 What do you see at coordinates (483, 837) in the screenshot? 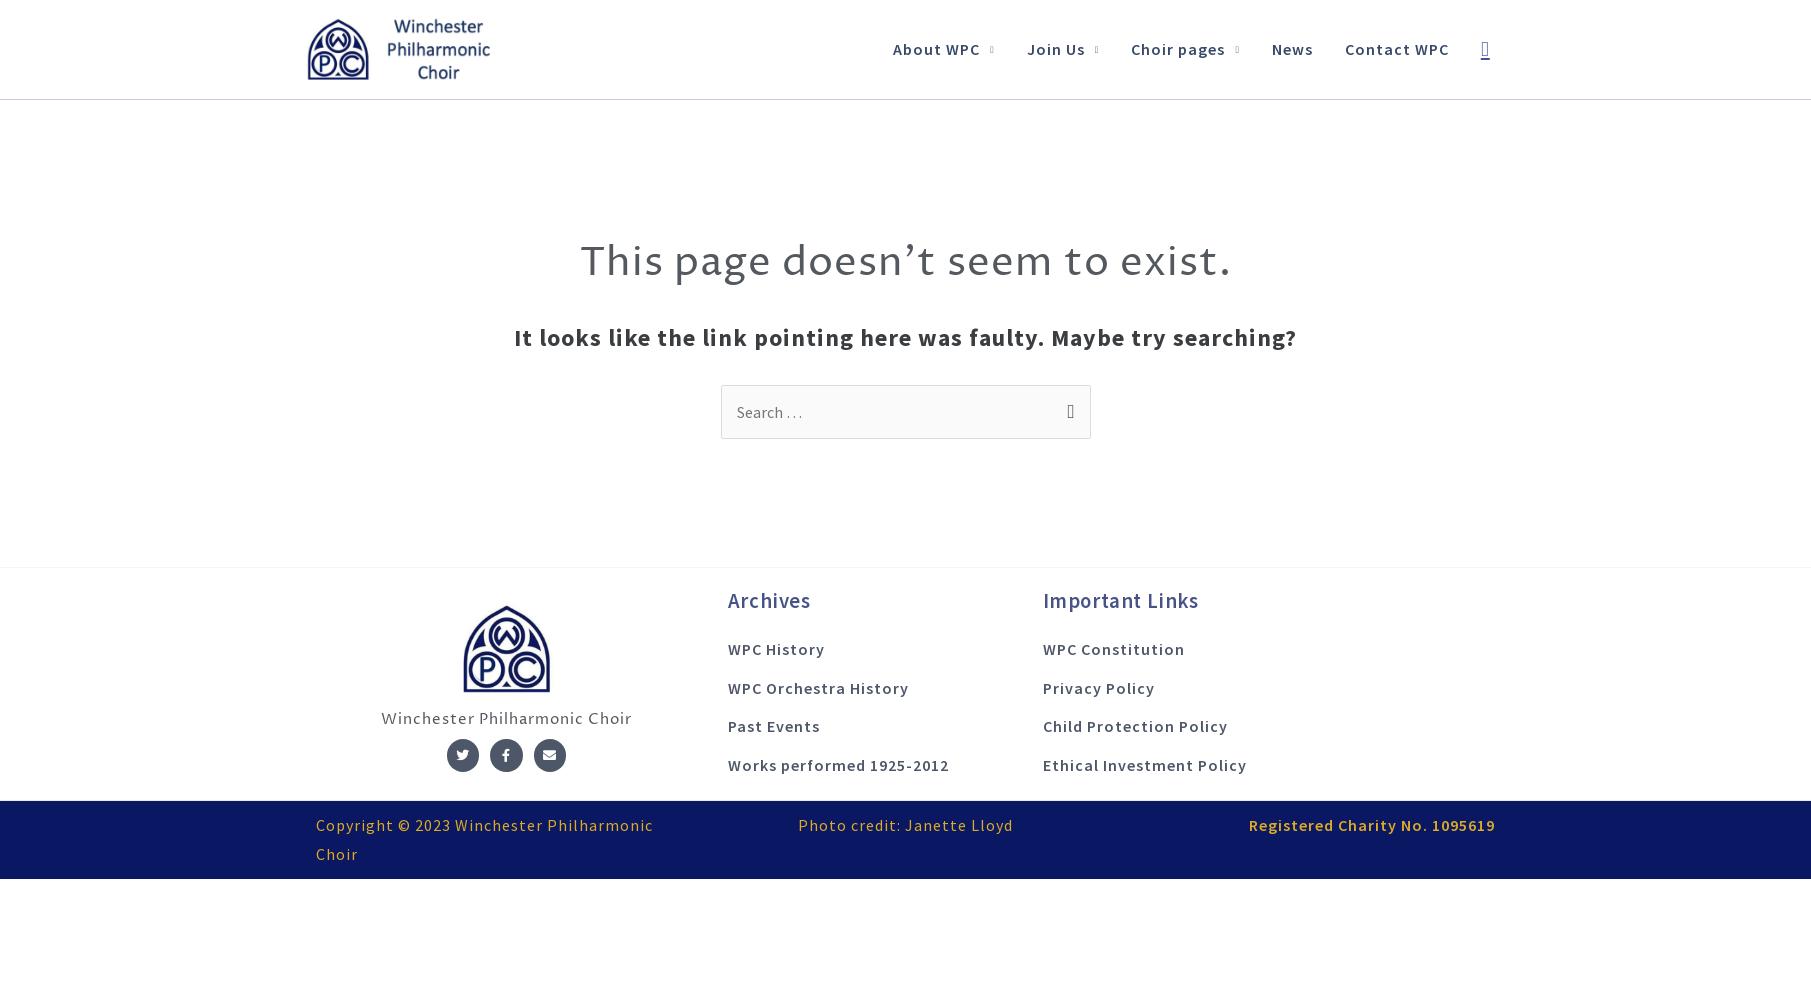
I see `'Copyright © 2023 Winchester Philharmonic Choir'` at bounding box center [483, 837].